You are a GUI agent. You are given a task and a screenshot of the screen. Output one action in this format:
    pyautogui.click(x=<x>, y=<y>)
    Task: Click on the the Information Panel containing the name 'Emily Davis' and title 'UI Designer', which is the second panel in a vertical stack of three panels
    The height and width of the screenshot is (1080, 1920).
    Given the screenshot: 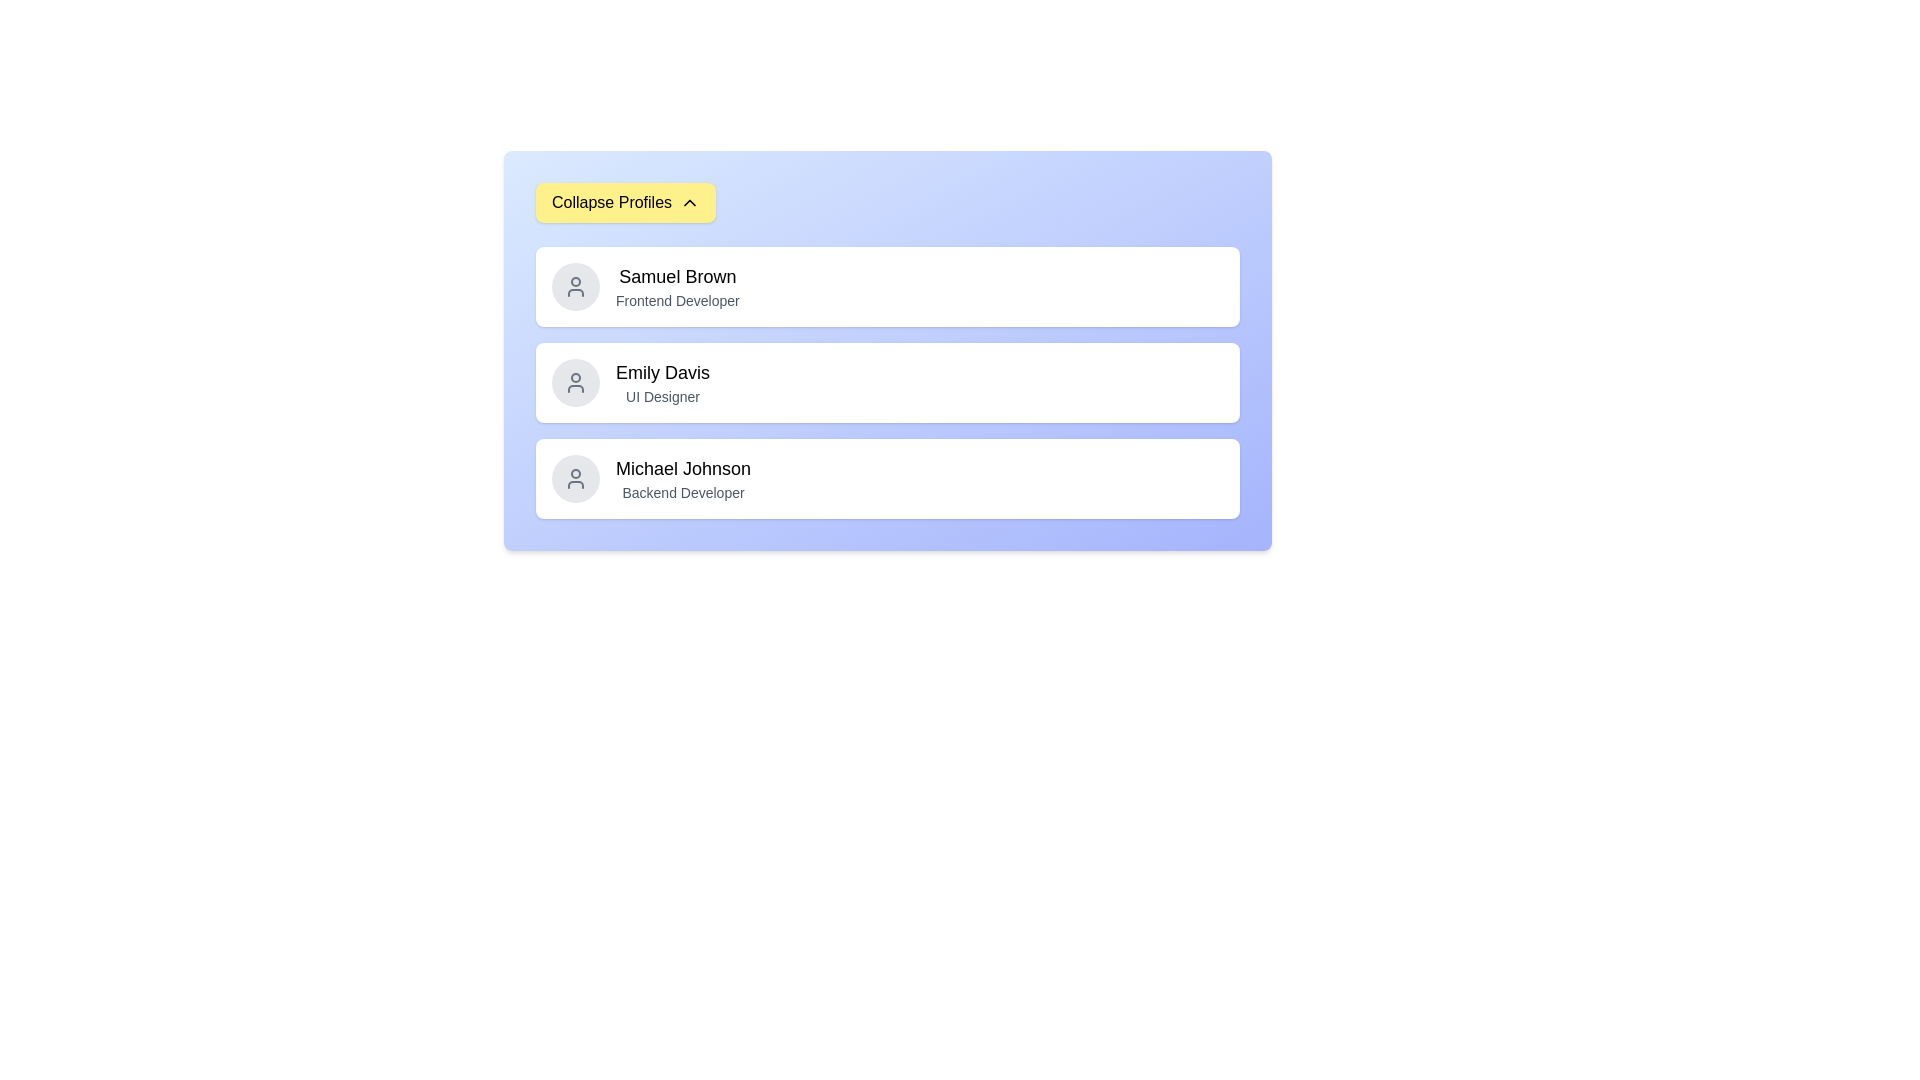 What is the action you would take?
    pyautogui.click(x=887, y=350)
    